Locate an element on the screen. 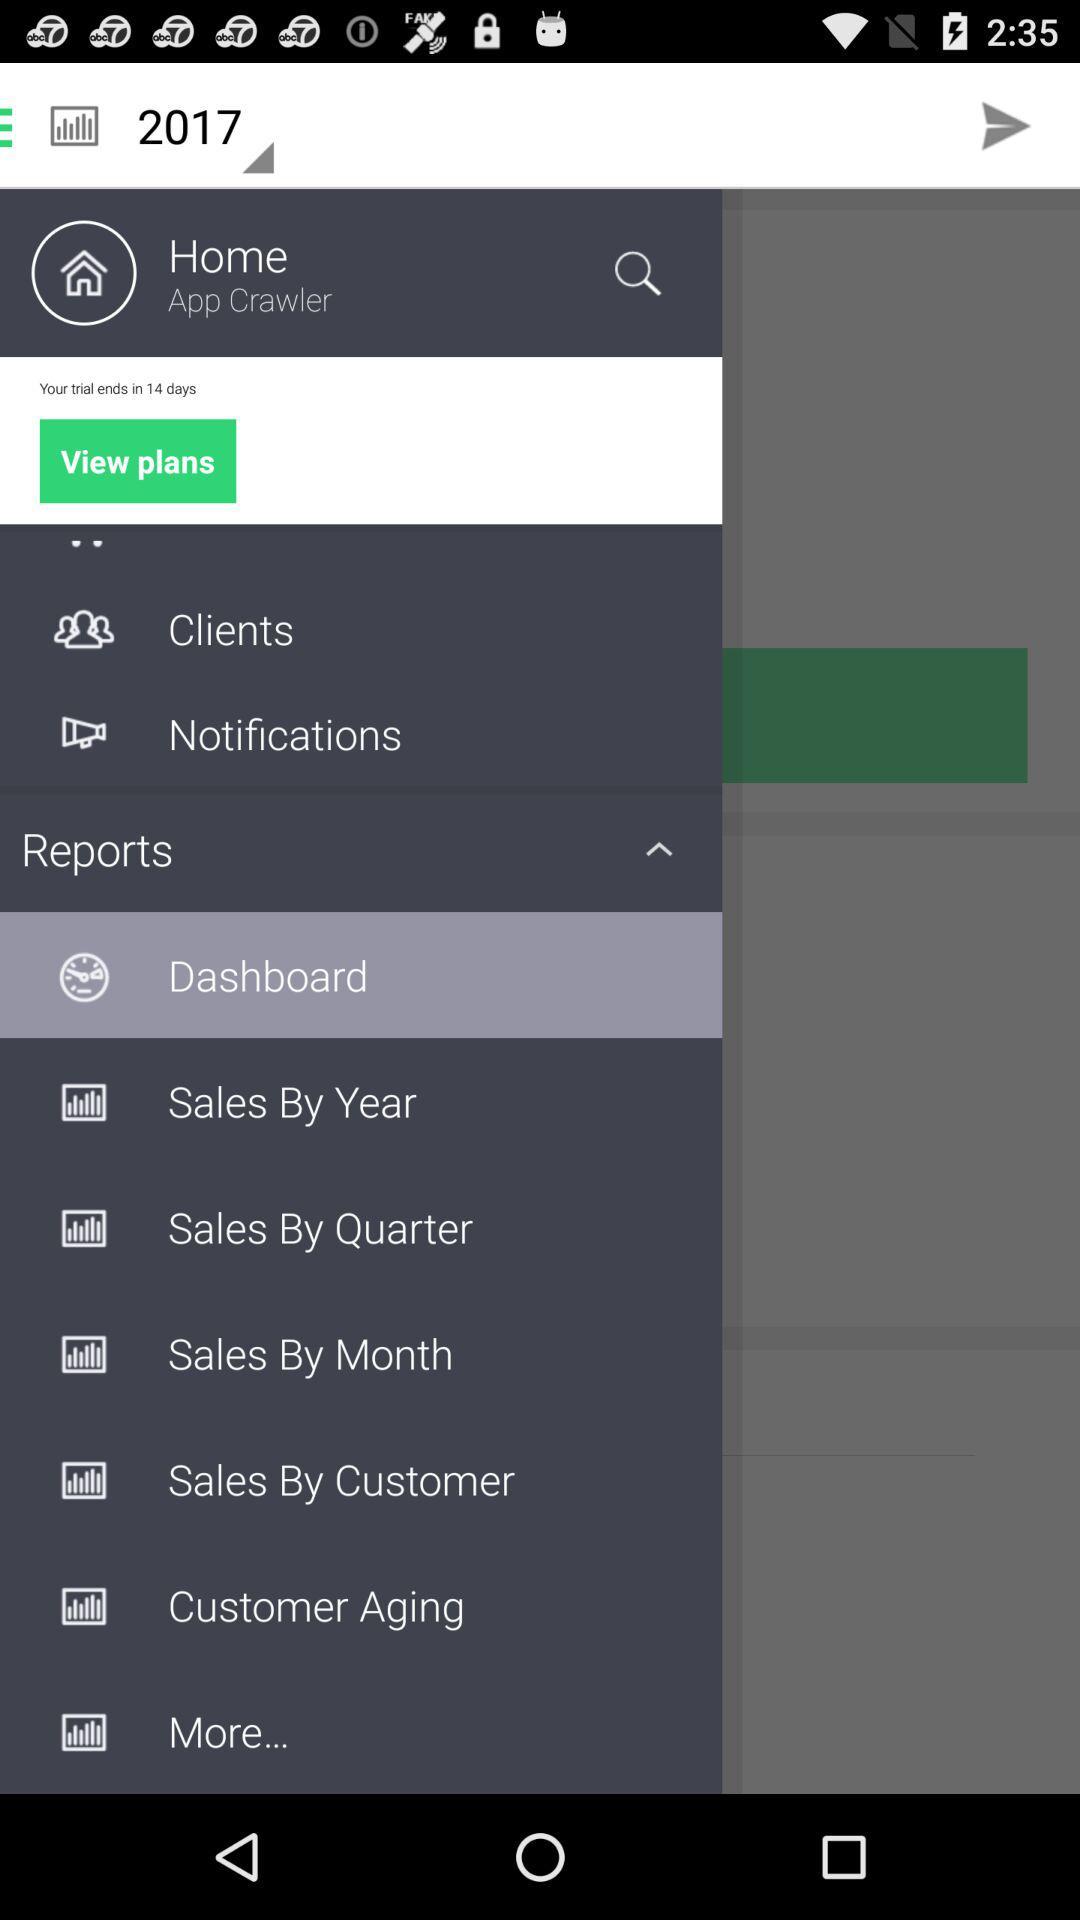 This screenshot has height=1920, width=1080. the home icon is located at coordinates (83, 291).